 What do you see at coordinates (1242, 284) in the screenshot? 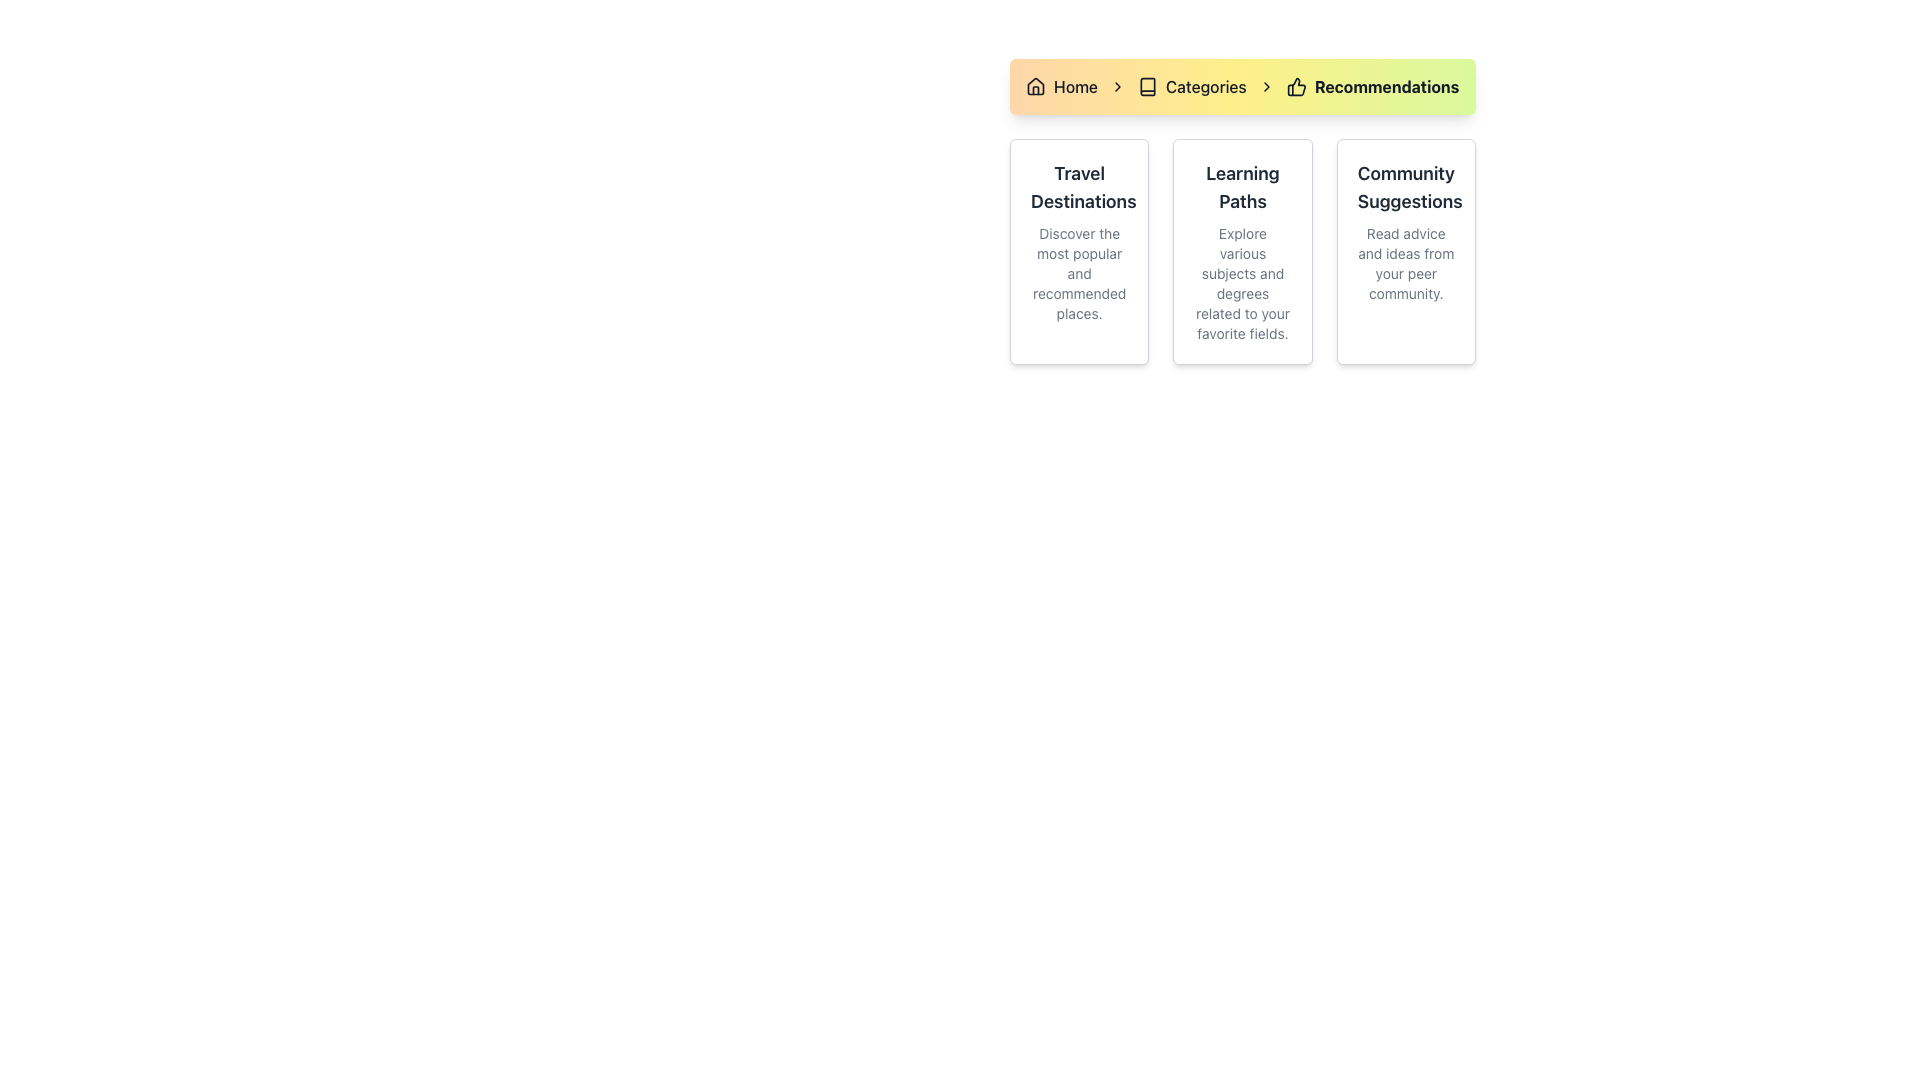
I see `the static text element that reads 'Explore various subjects and degrees related to your favorite fields.', which is located below the title 'Learning Paths'` at bounding box center [1242, 284].